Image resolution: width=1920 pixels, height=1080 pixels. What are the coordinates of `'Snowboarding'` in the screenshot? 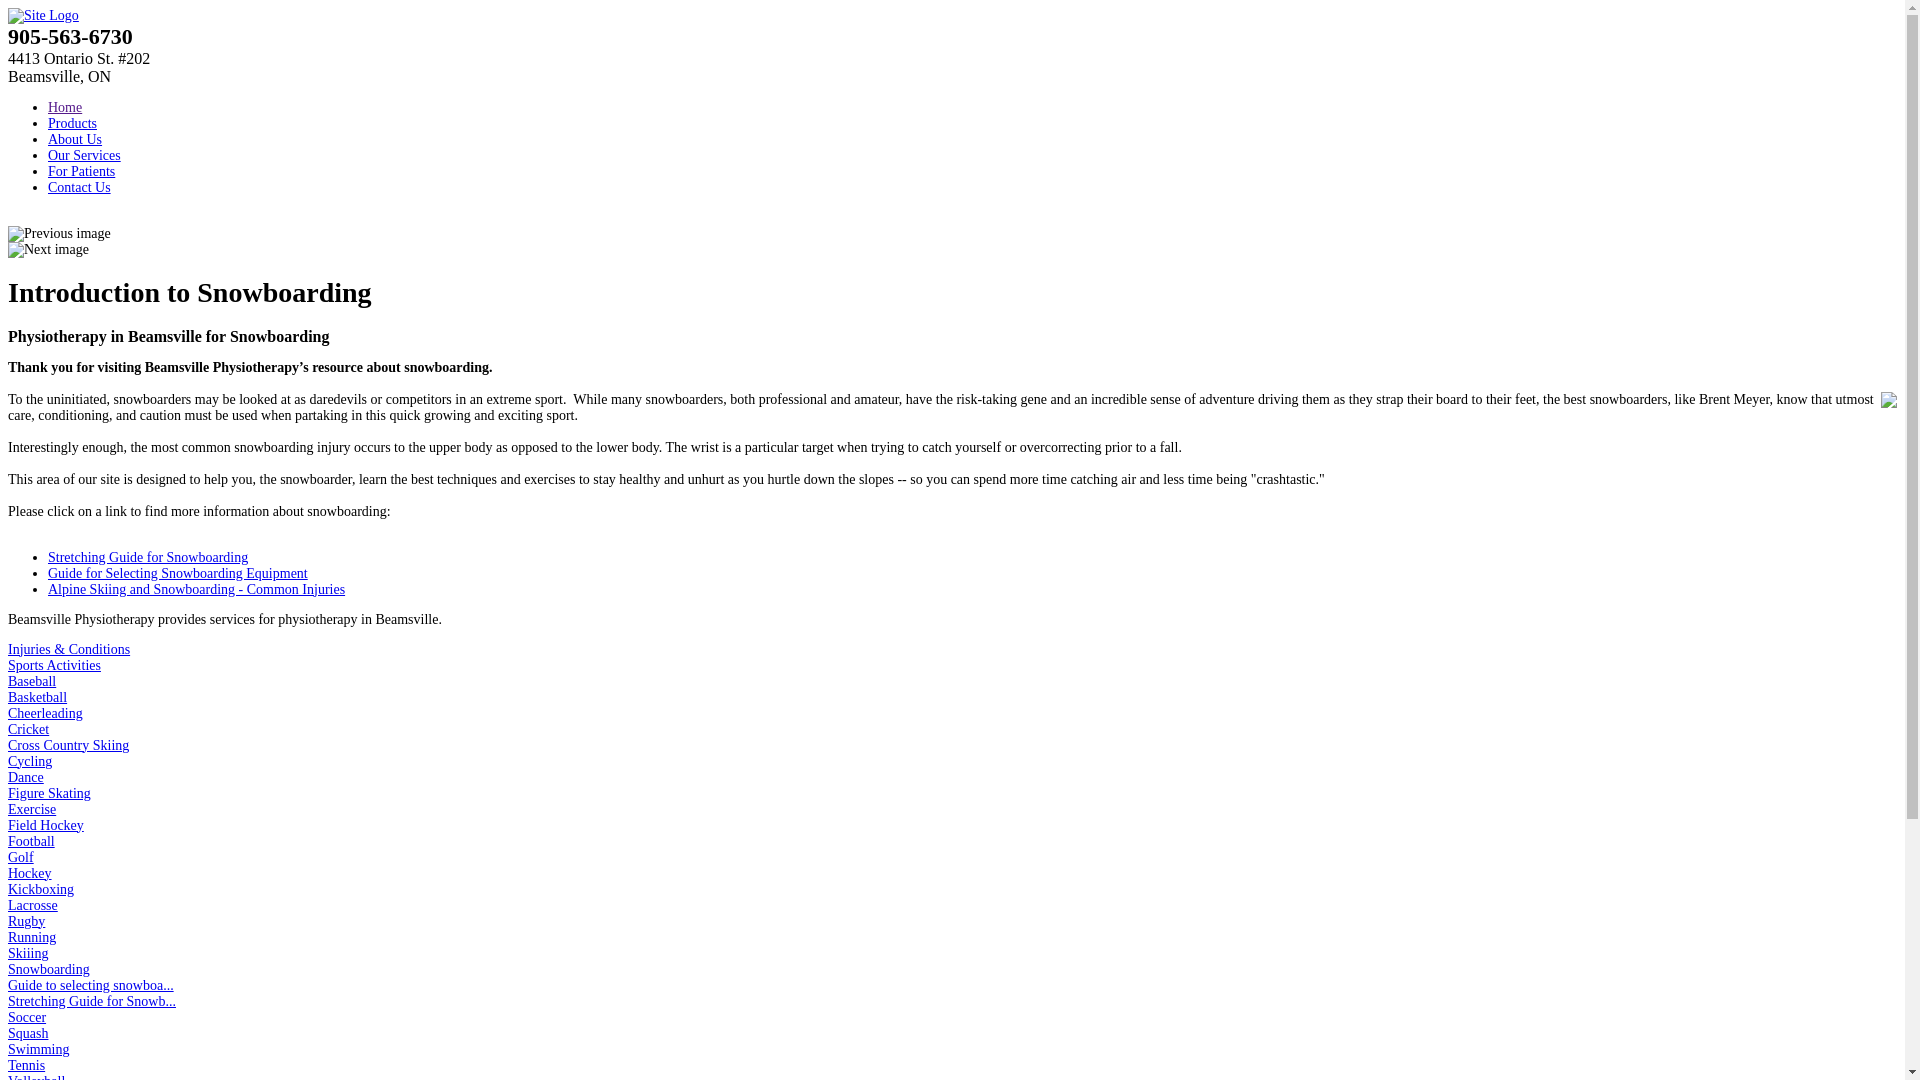 It's located at (8, 968).